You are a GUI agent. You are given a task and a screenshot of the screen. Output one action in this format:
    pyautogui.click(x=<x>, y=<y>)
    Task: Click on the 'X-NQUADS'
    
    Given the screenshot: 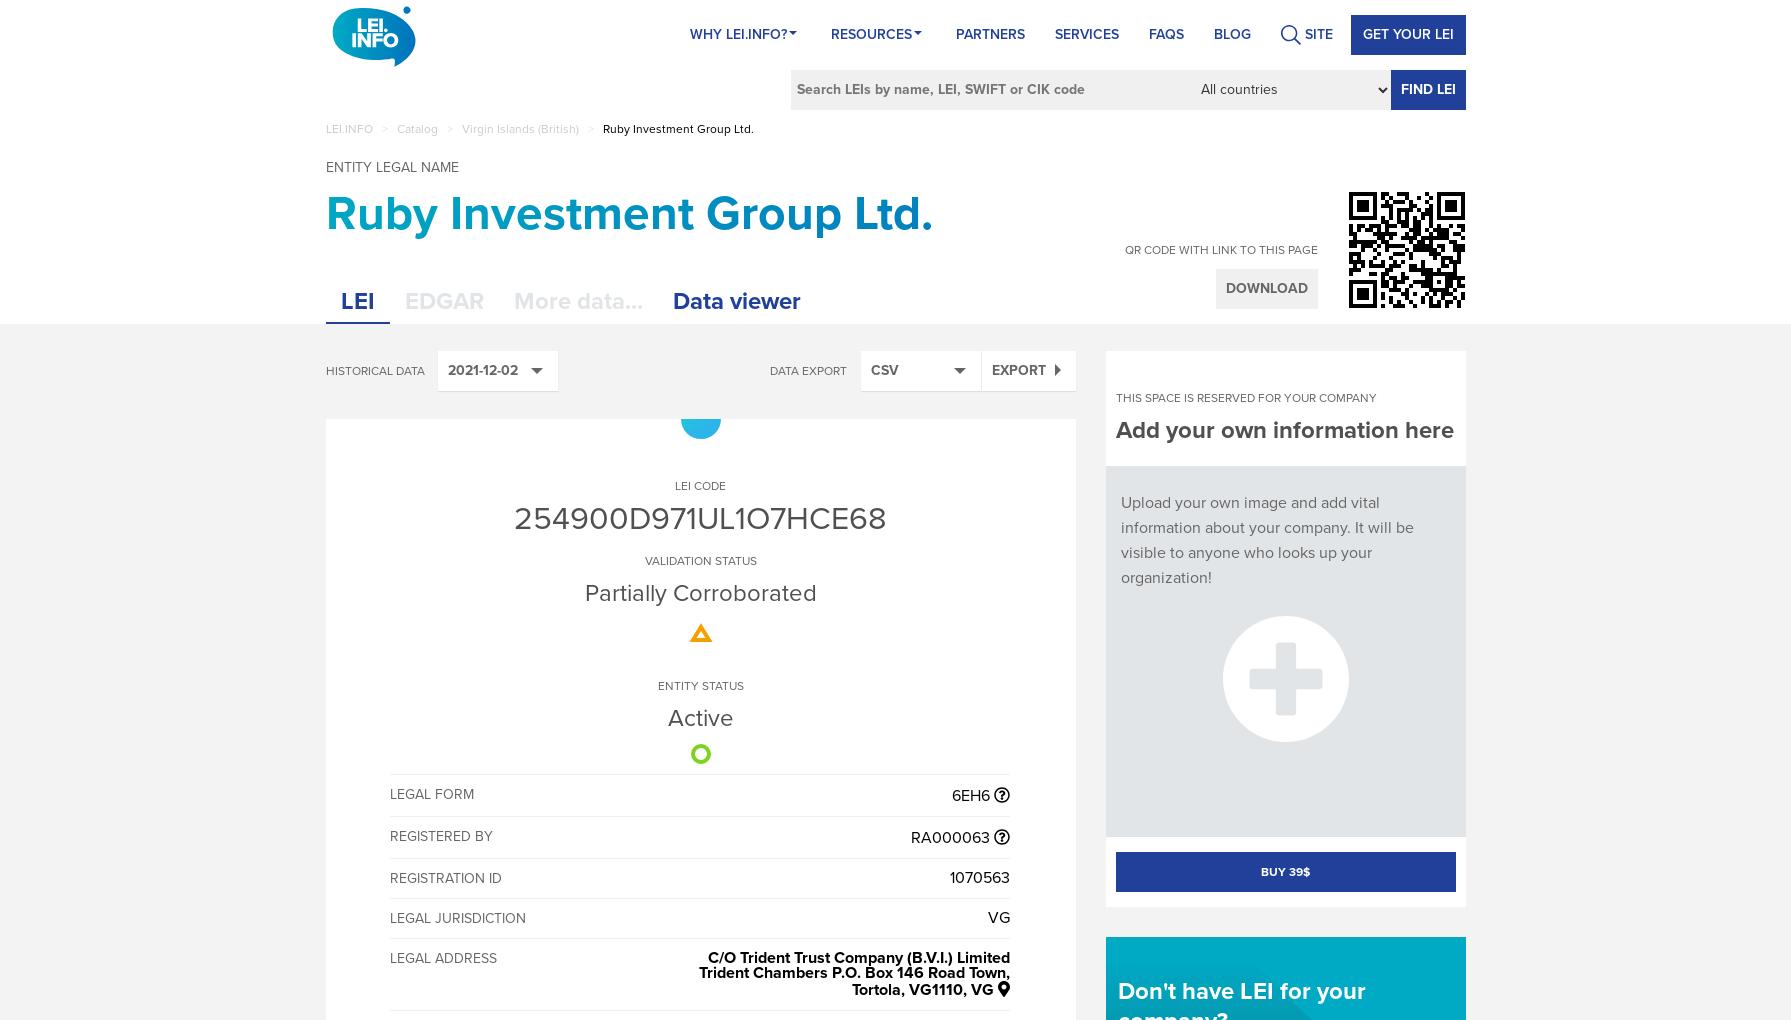 What is the action you would take?
    pyautogui.click(x=905, y=970)
    